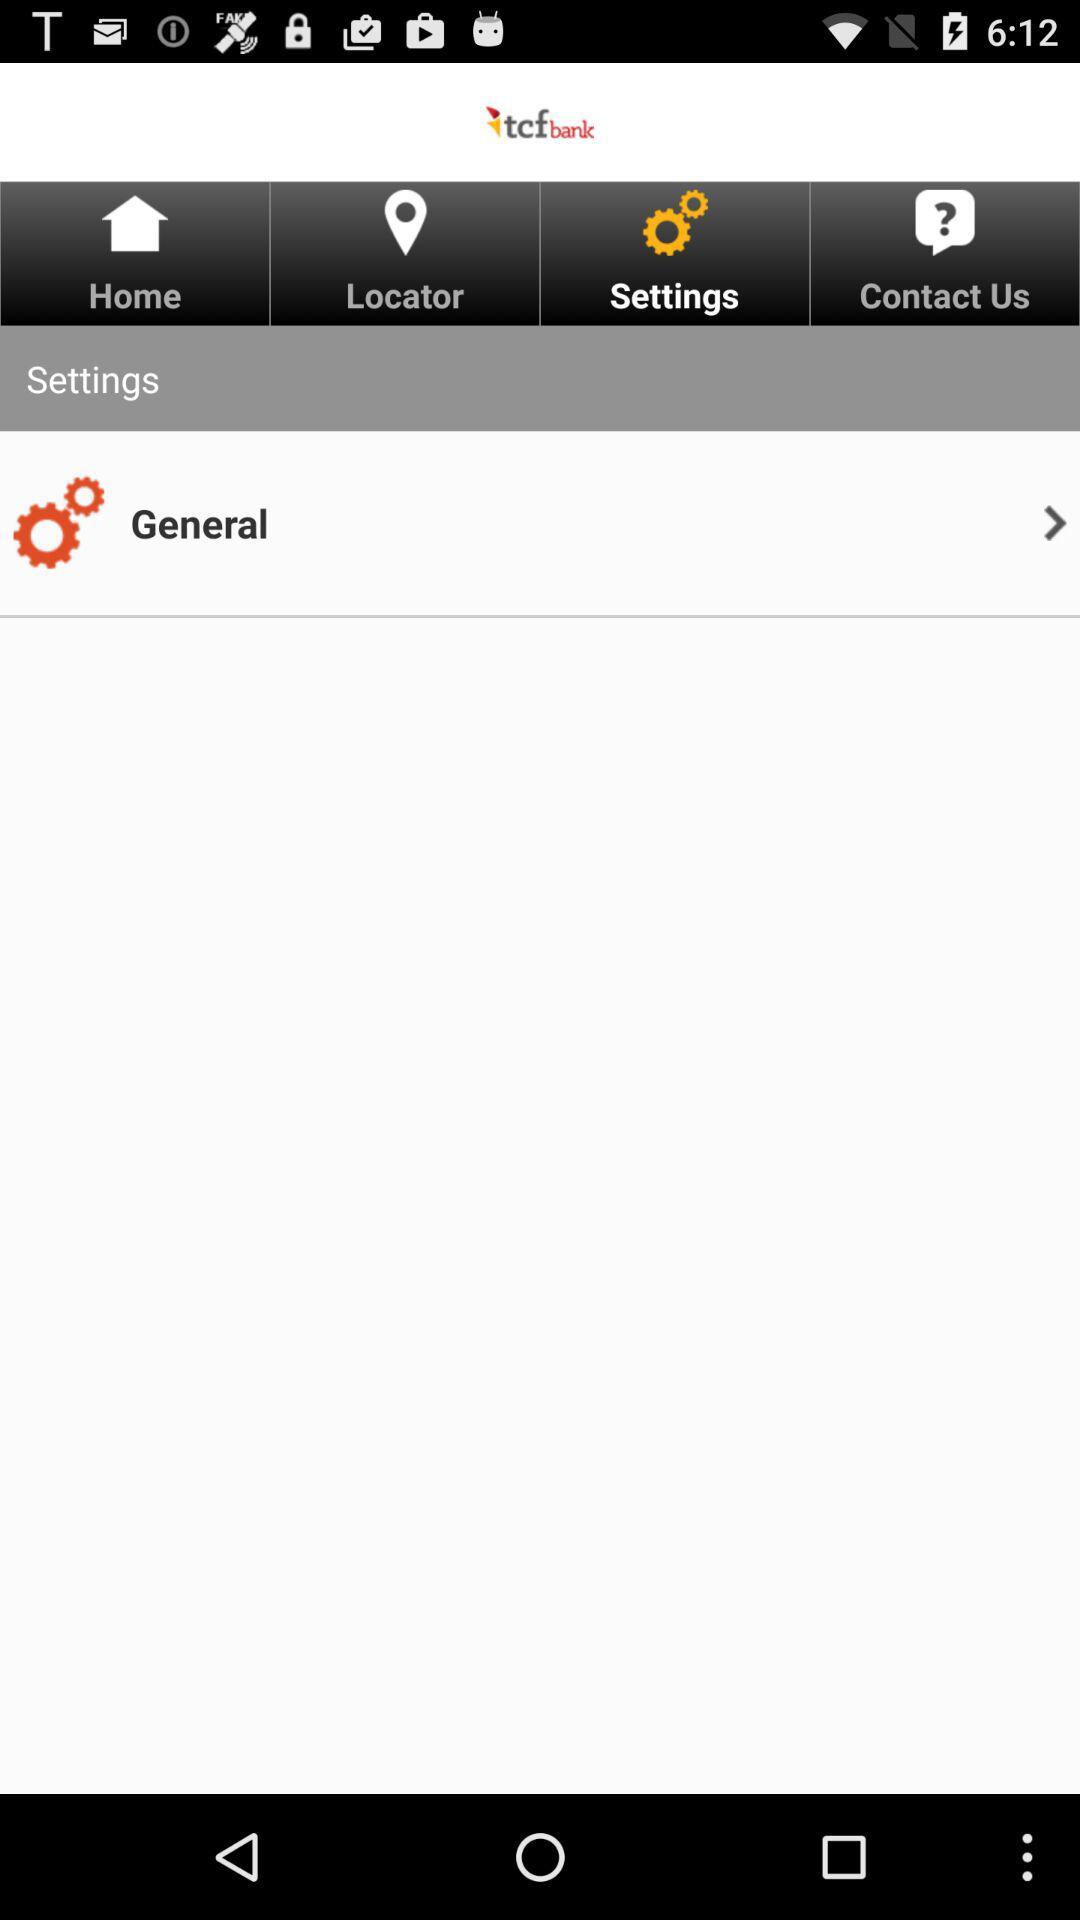 The height and width of the screenshot is (1920, 1080). Describe the element at coordinates (199, 523) in the screenshot. I see `general icon` at that location.